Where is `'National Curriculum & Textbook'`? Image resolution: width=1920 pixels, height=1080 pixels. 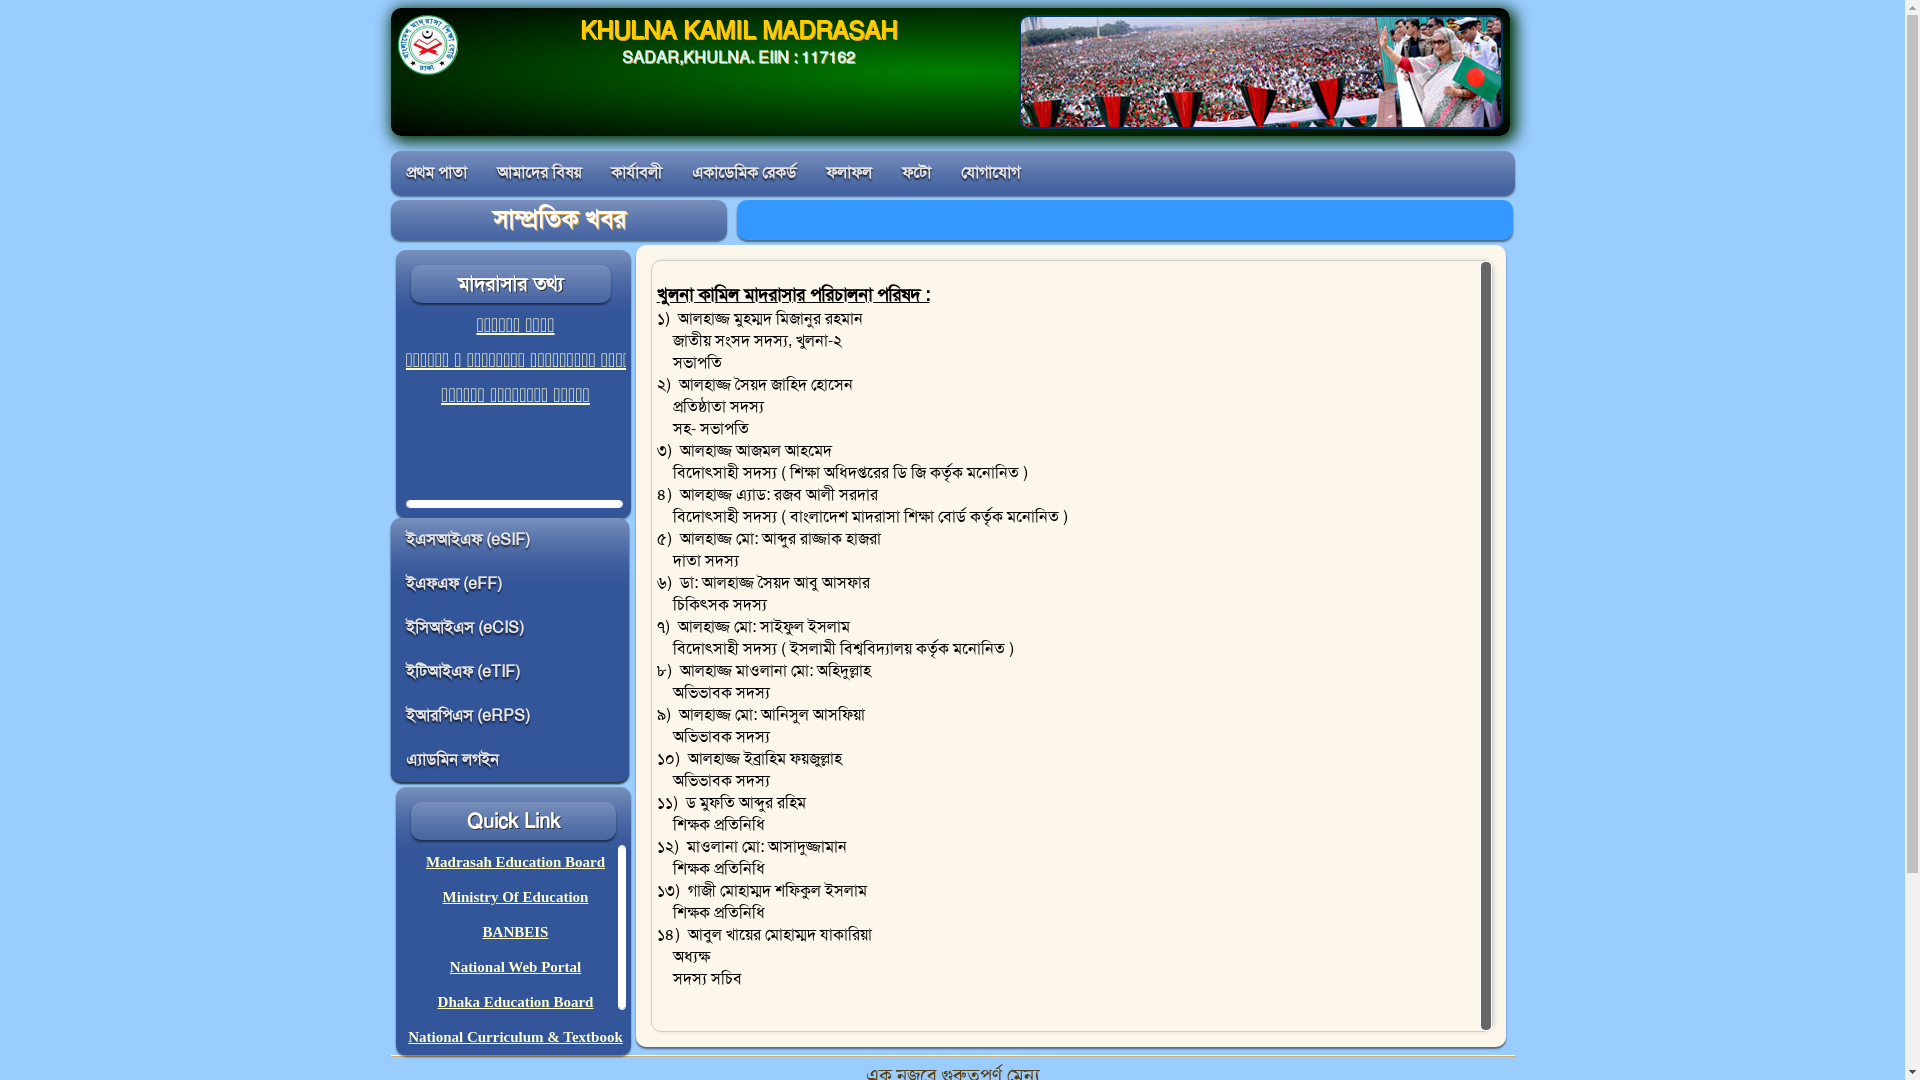
'National Curriculum & Textbook' is located at coordinates (407, 1036).